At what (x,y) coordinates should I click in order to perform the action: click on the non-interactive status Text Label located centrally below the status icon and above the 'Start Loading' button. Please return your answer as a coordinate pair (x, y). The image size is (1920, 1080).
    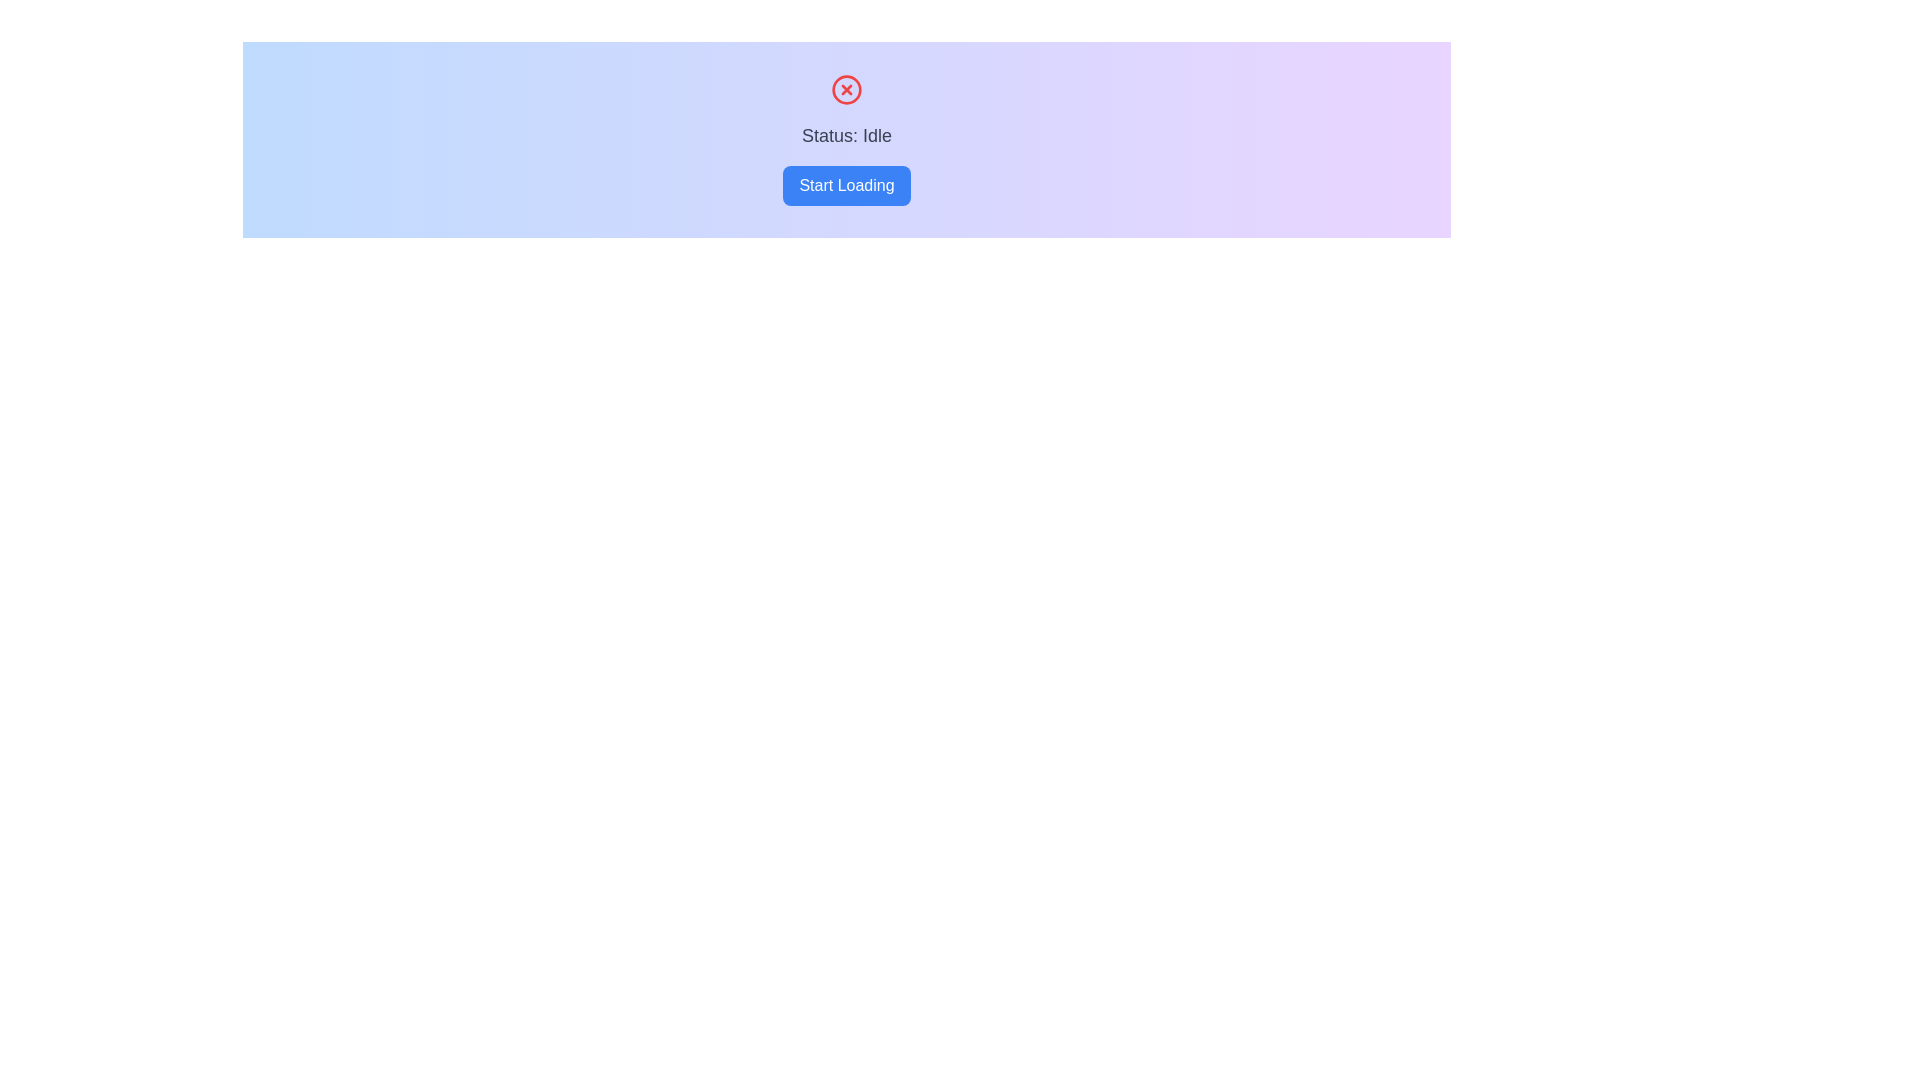
    Looking at the image, I should click on (846, 135).